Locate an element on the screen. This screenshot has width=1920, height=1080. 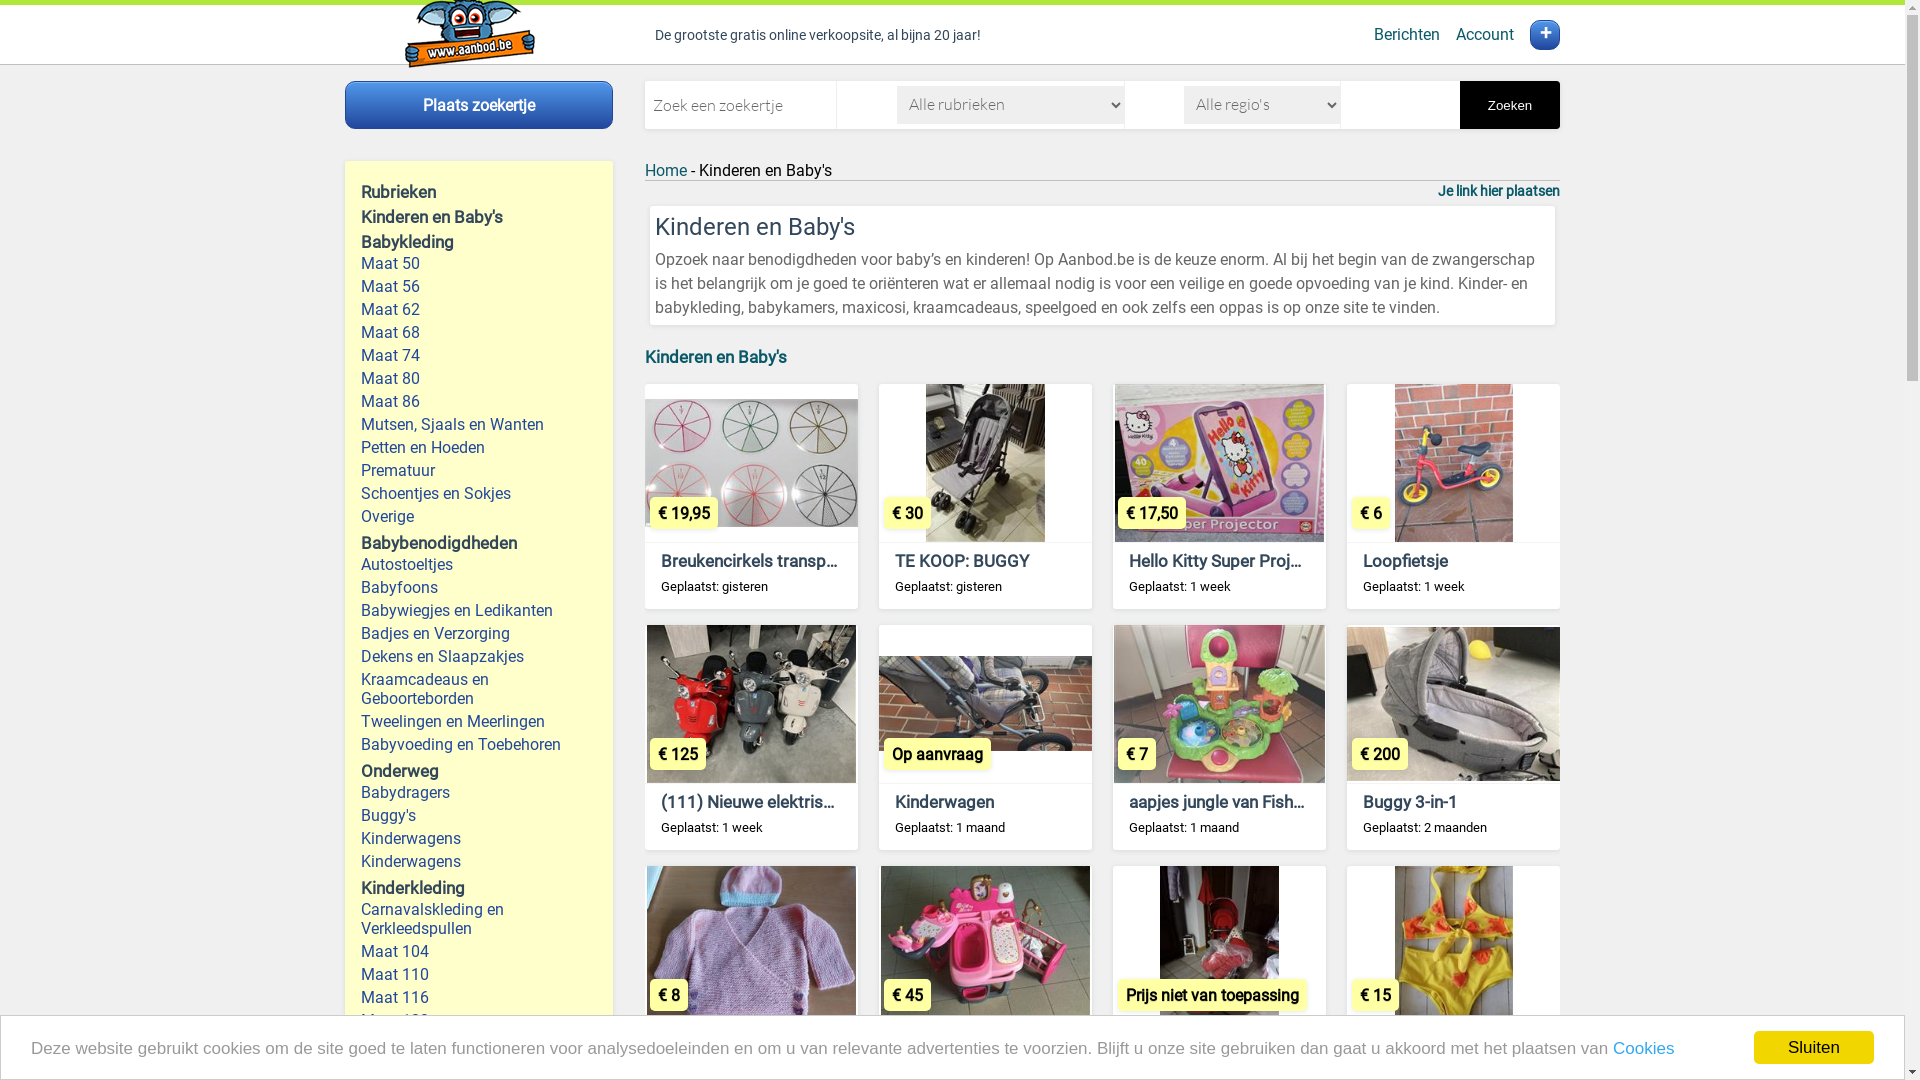
'Maat 56' is located at coordinates (360, 286).